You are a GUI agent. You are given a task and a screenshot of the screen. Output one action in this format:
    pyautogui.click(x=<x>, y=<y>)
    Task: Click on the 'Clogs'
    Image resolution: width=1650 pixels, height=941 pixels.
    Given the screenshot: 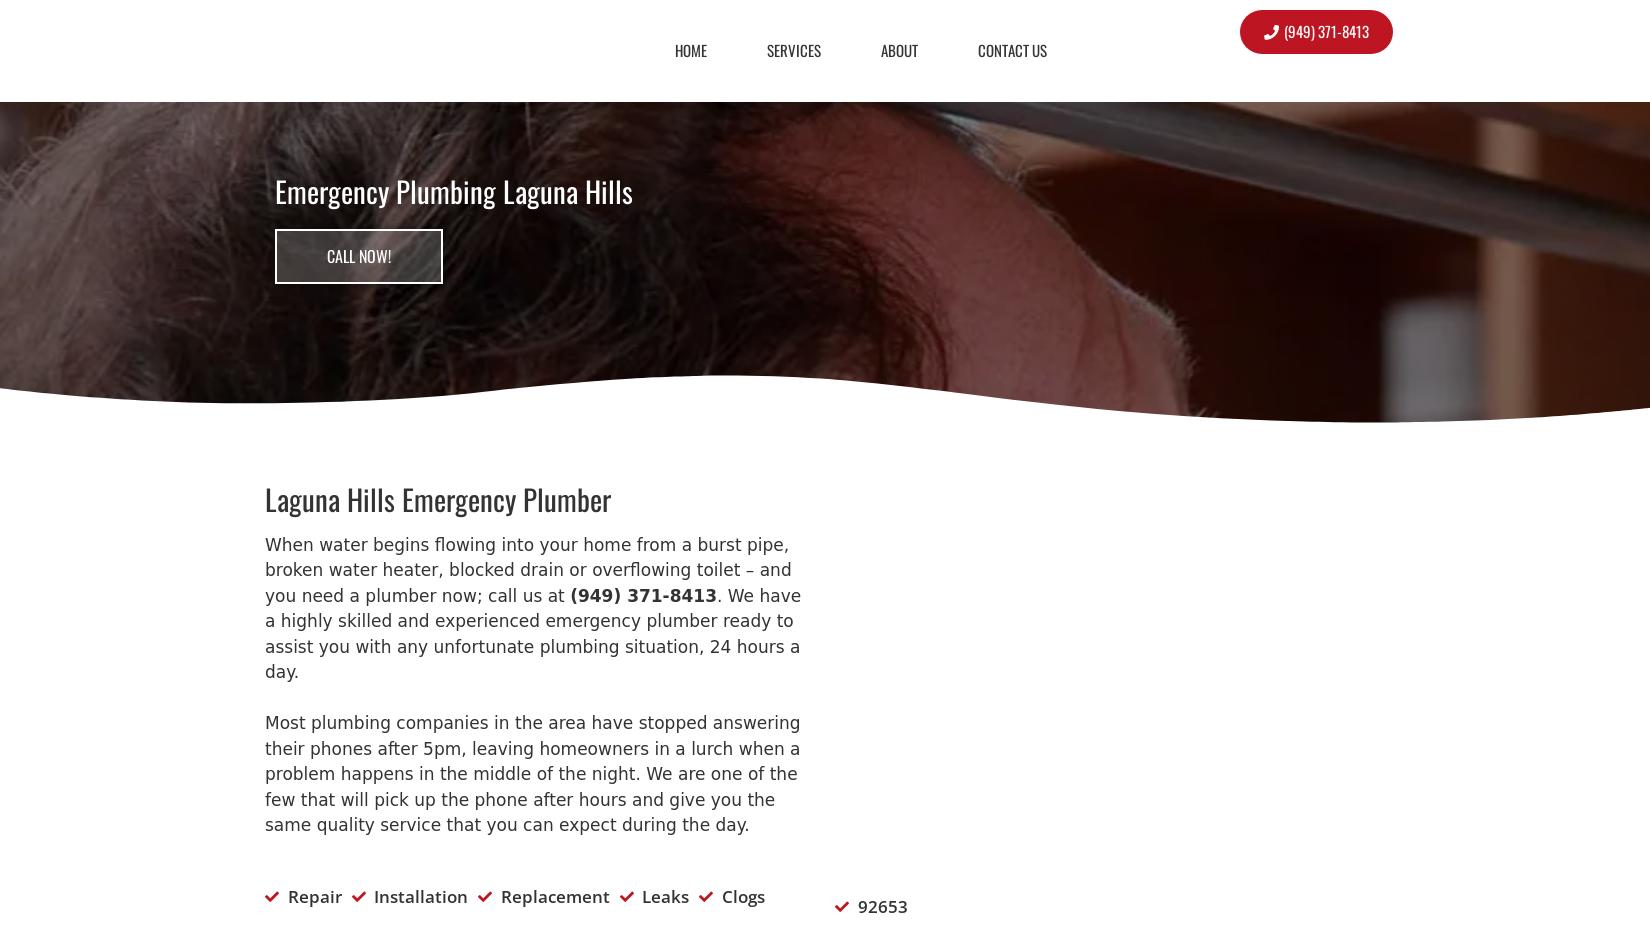 What is the action you would take?
    pyautogui.click(x=741, y=896)
    